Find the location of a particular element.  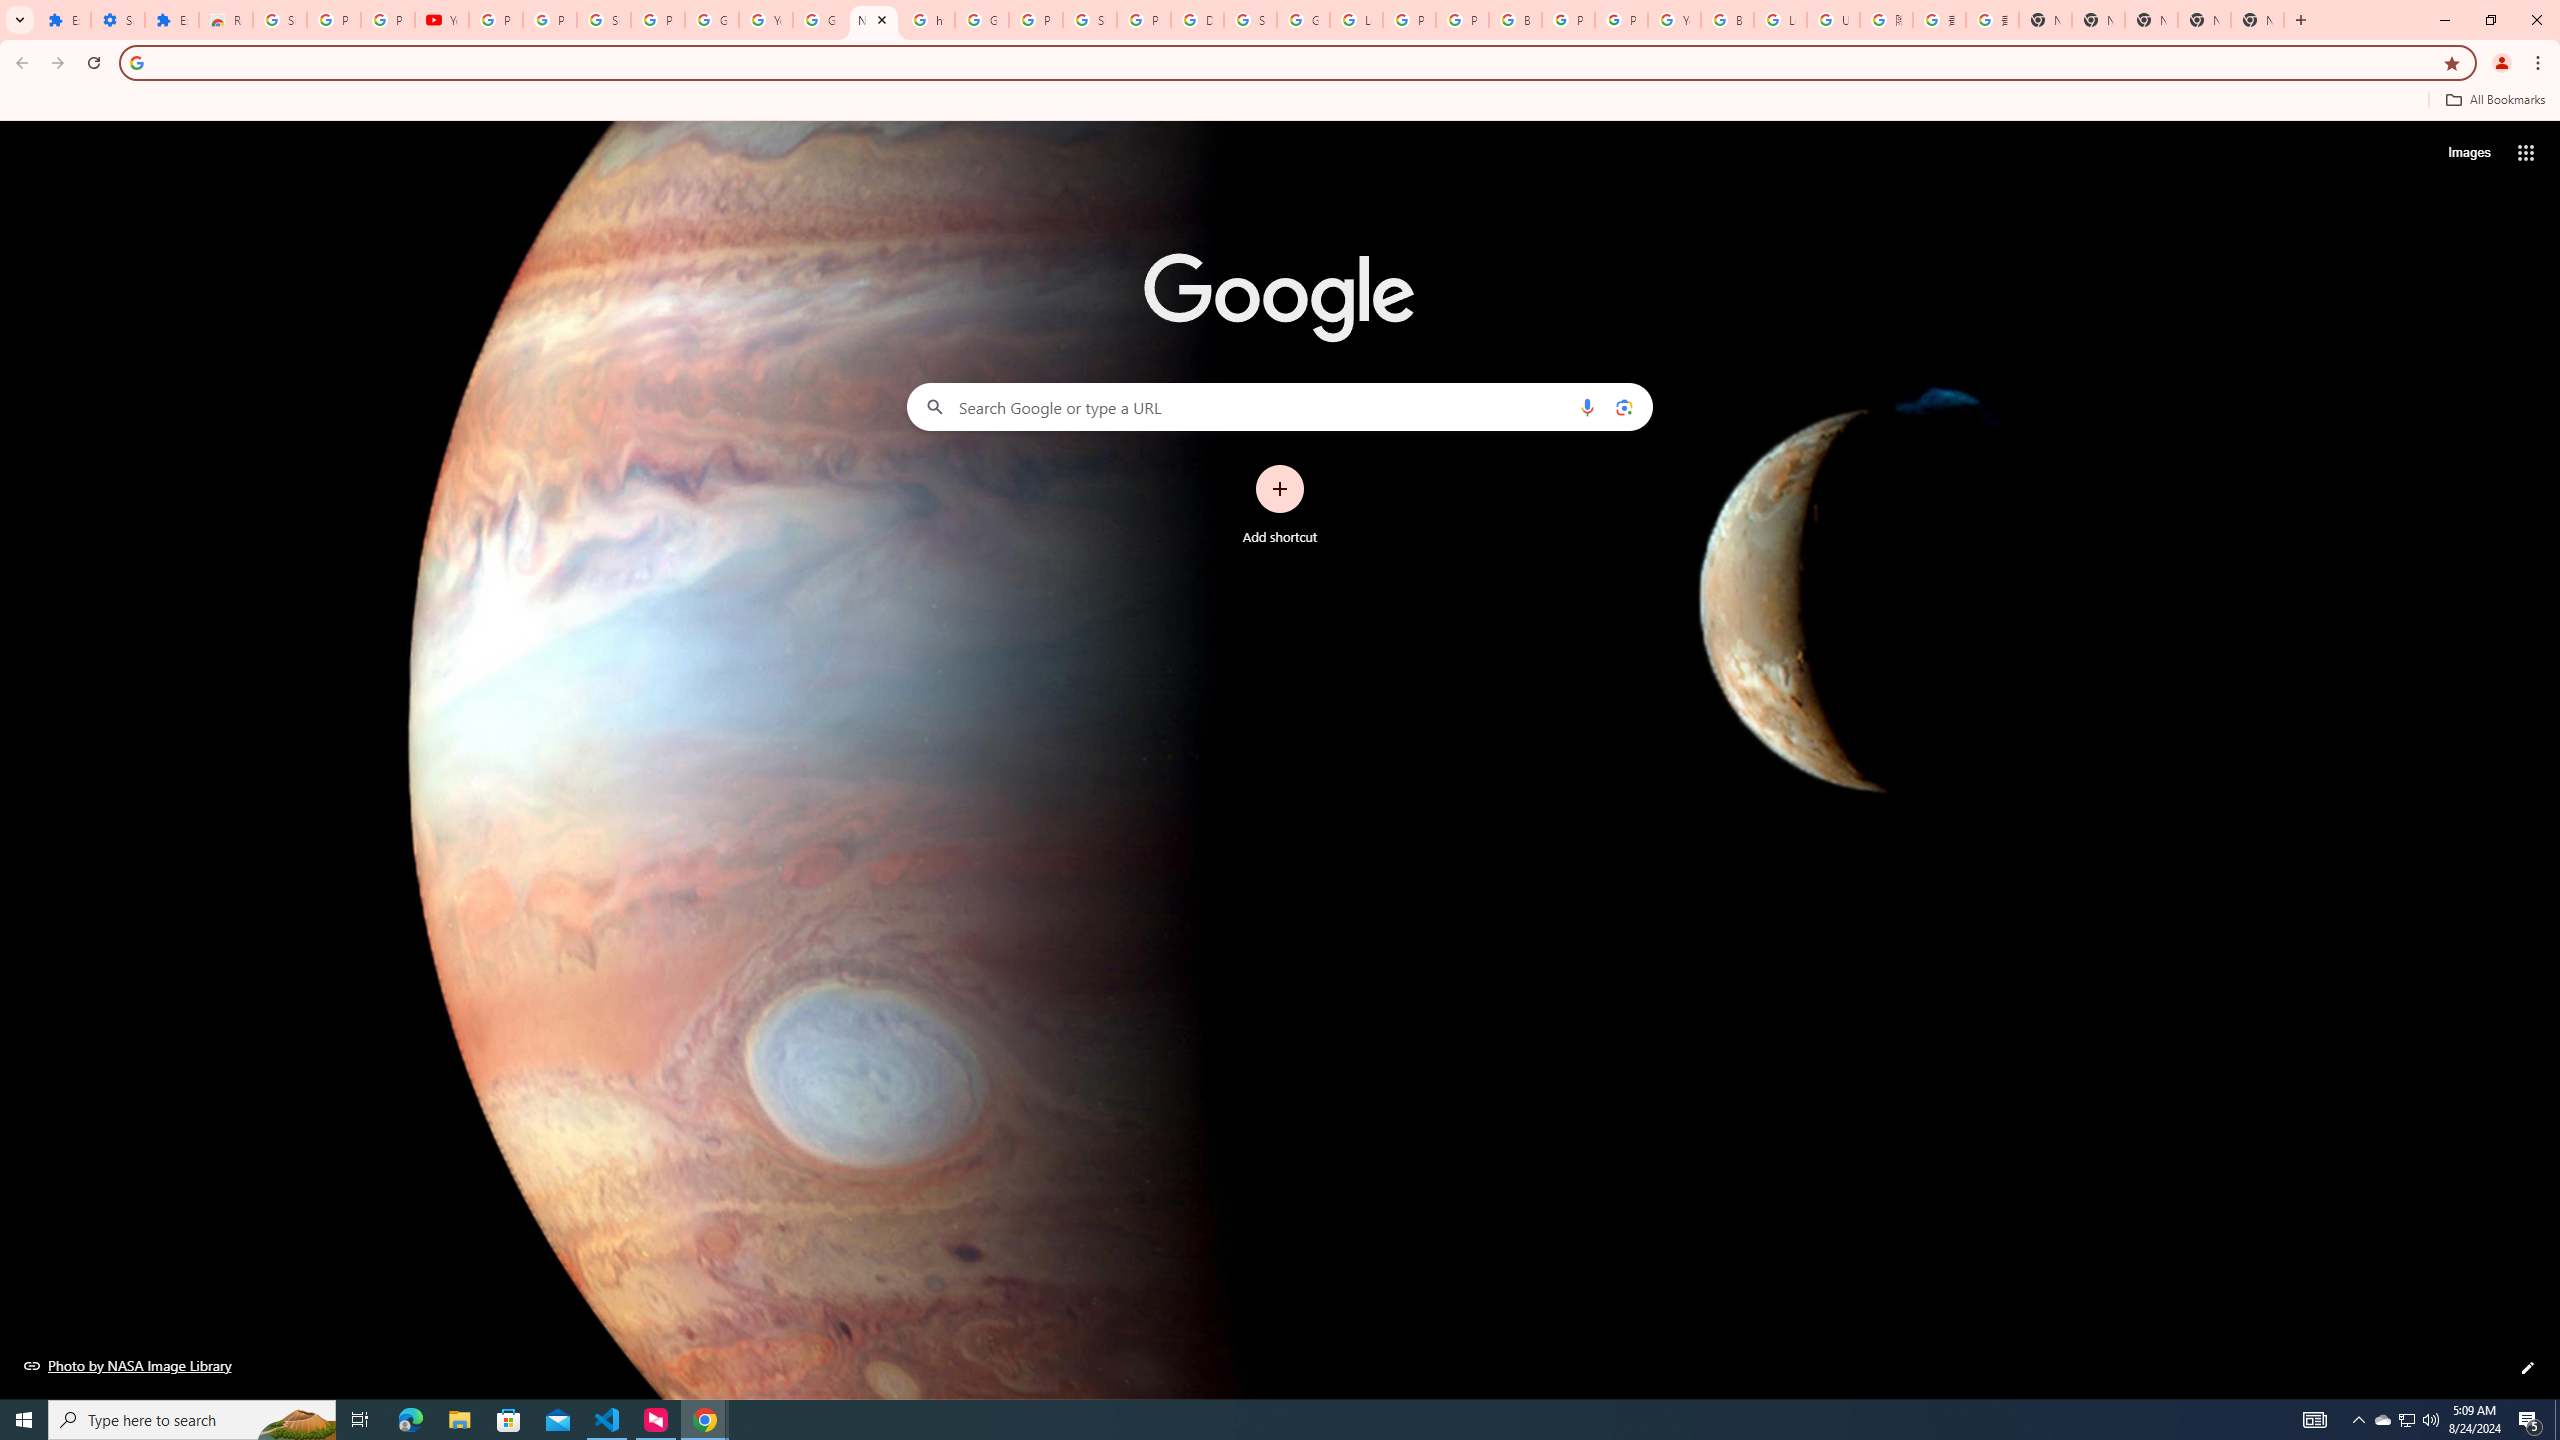

'Google Account' is located at coordinates (710, 19).